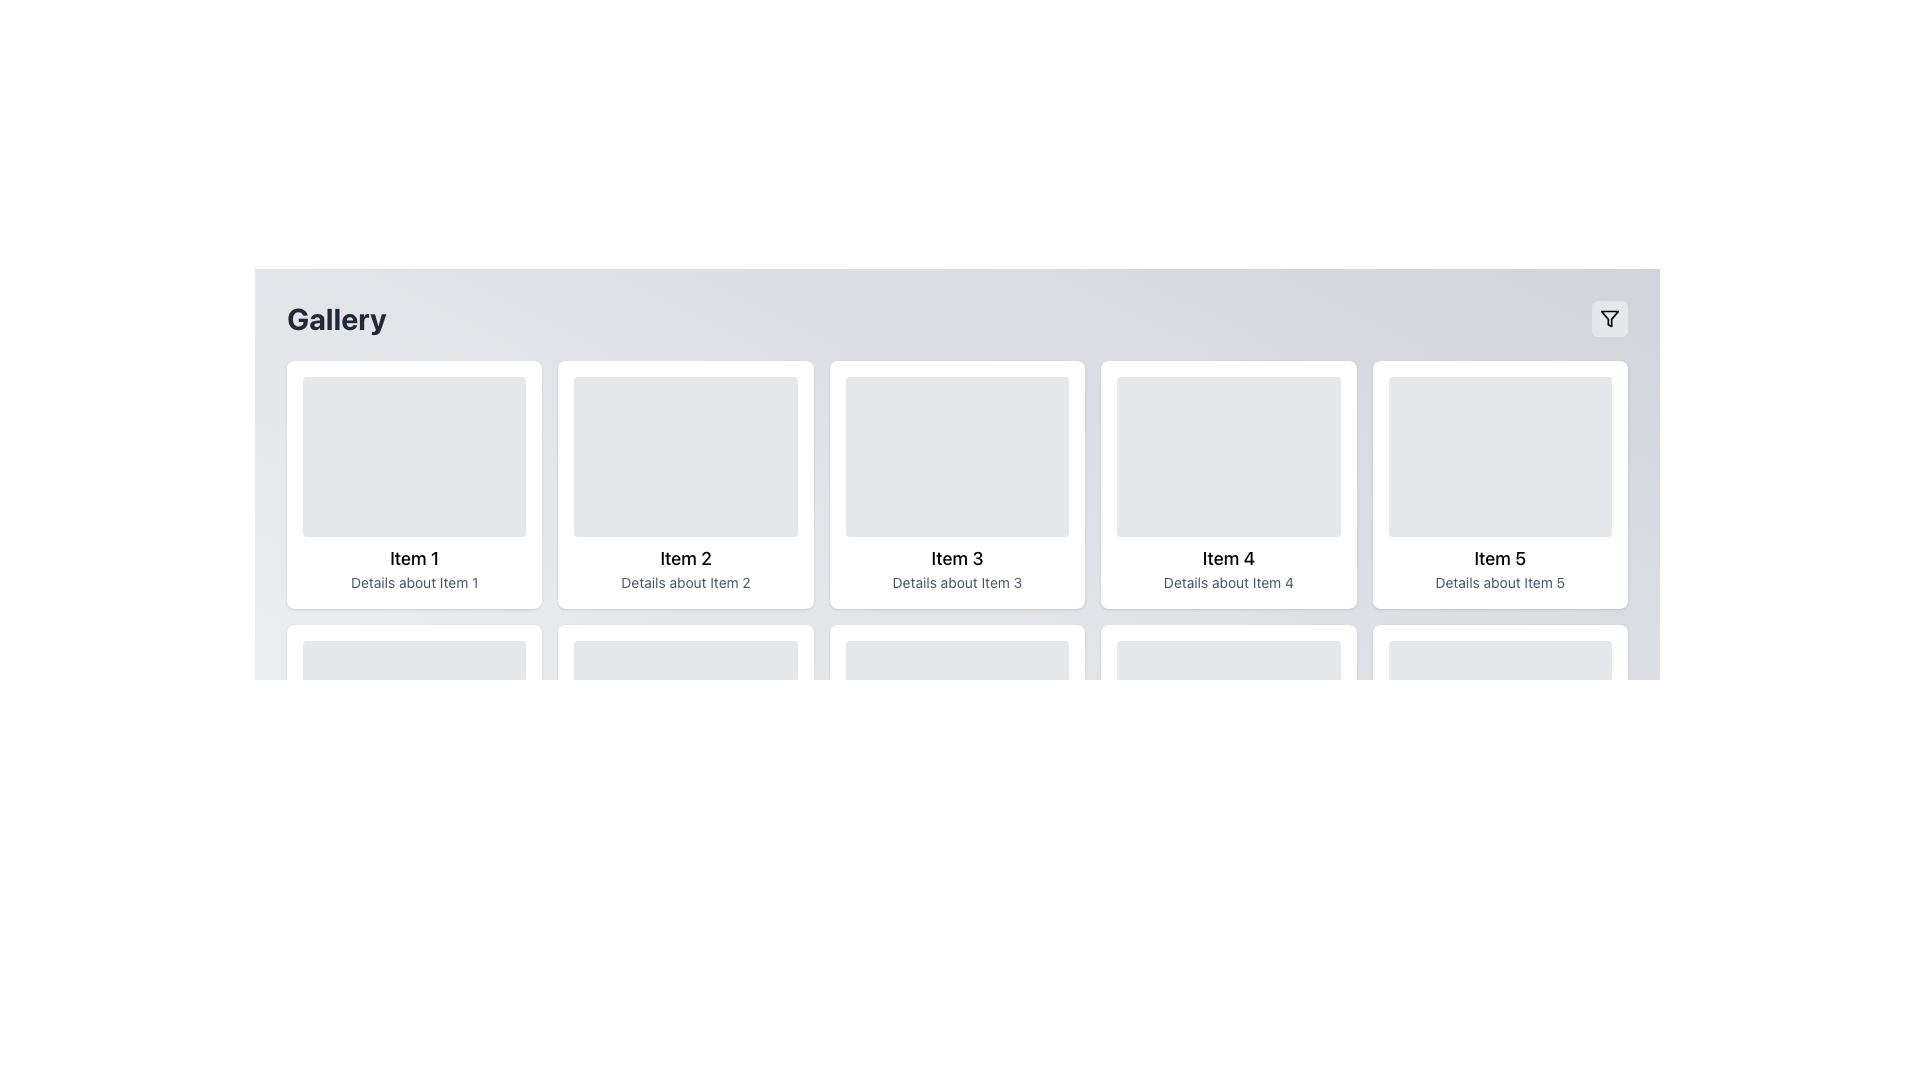 Image resolution: width=1920 pixels, height=1080 pixels. Describe the element at coordinates (686, 456) in the screenshot. I see `the 'Item 2' card by clicking on the placeholder area within the card to access related actions` at that location.